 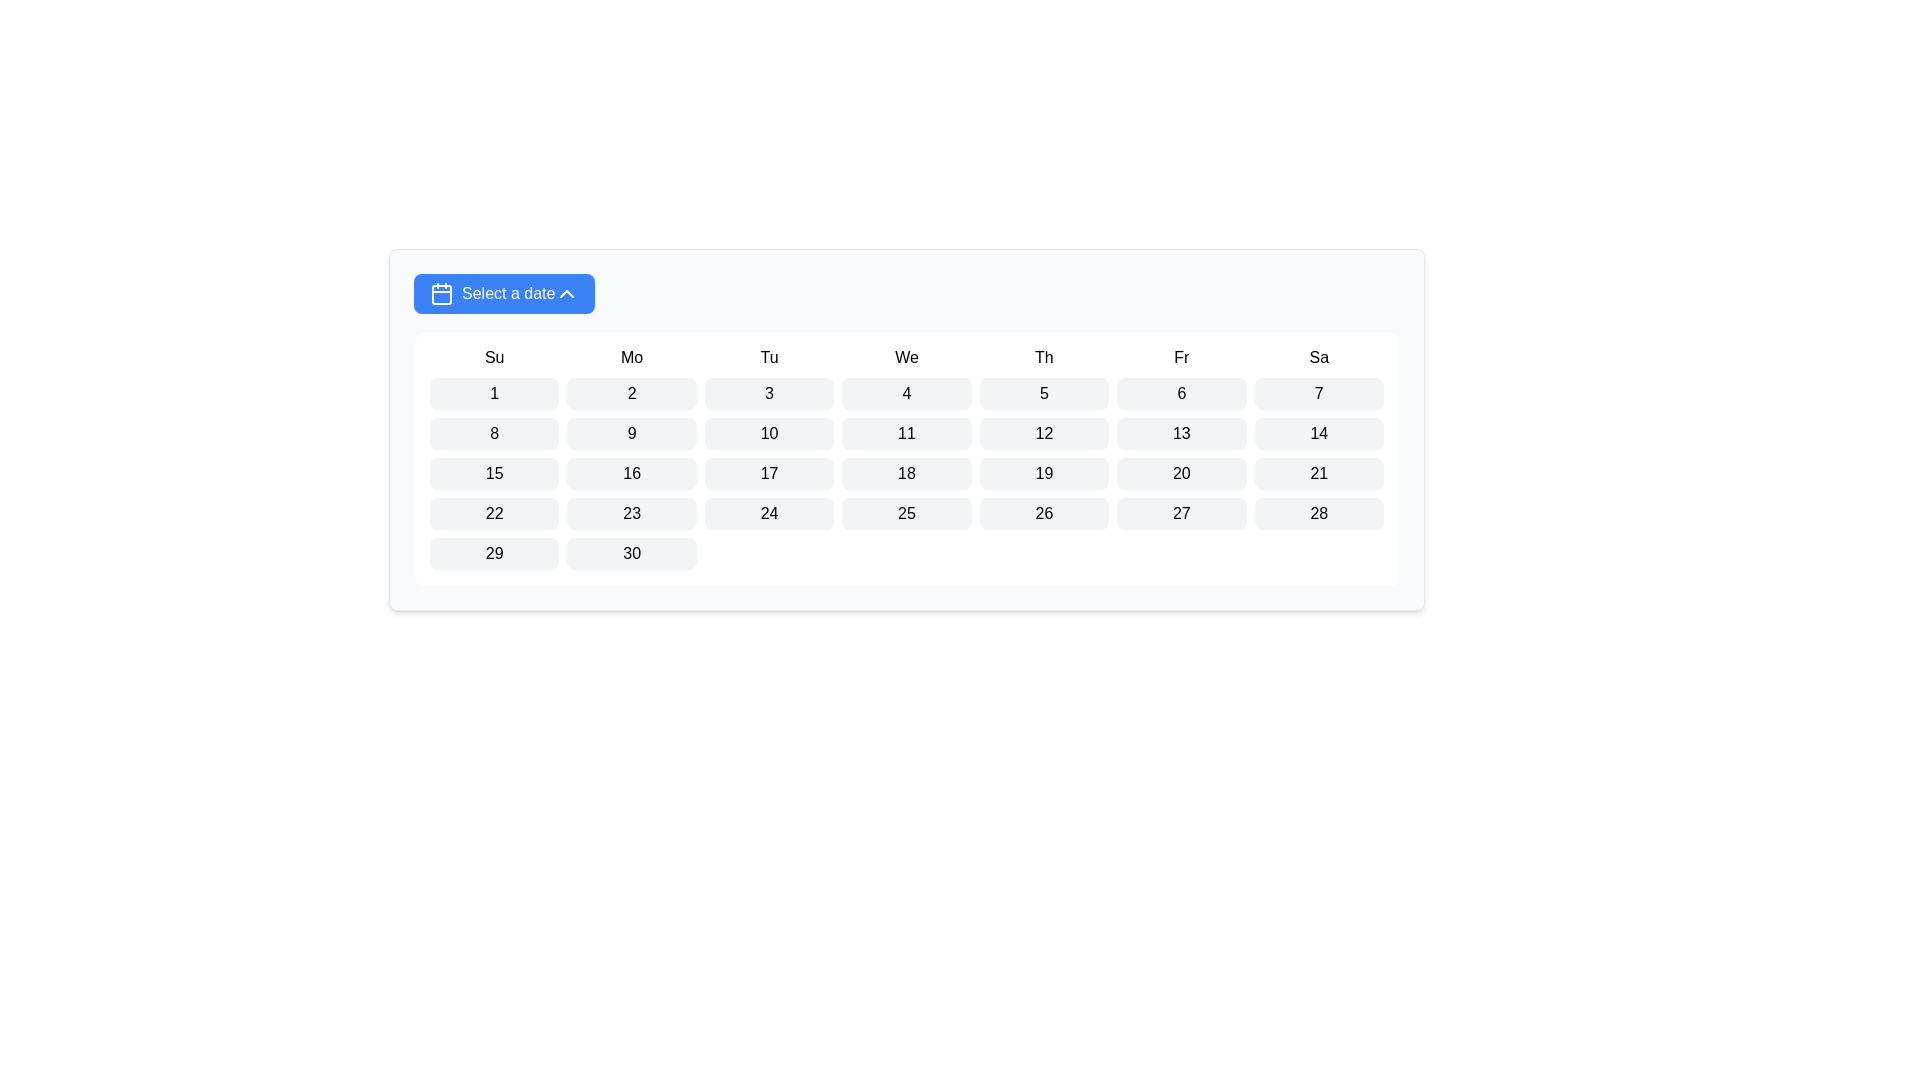 What do you see at coordinates (494, 357) in the screenshot?
I see `the static text label displaying 'Su', which is the first item in the horizontal list of days of the week in the calendar header` at bounding box center [494, 357].